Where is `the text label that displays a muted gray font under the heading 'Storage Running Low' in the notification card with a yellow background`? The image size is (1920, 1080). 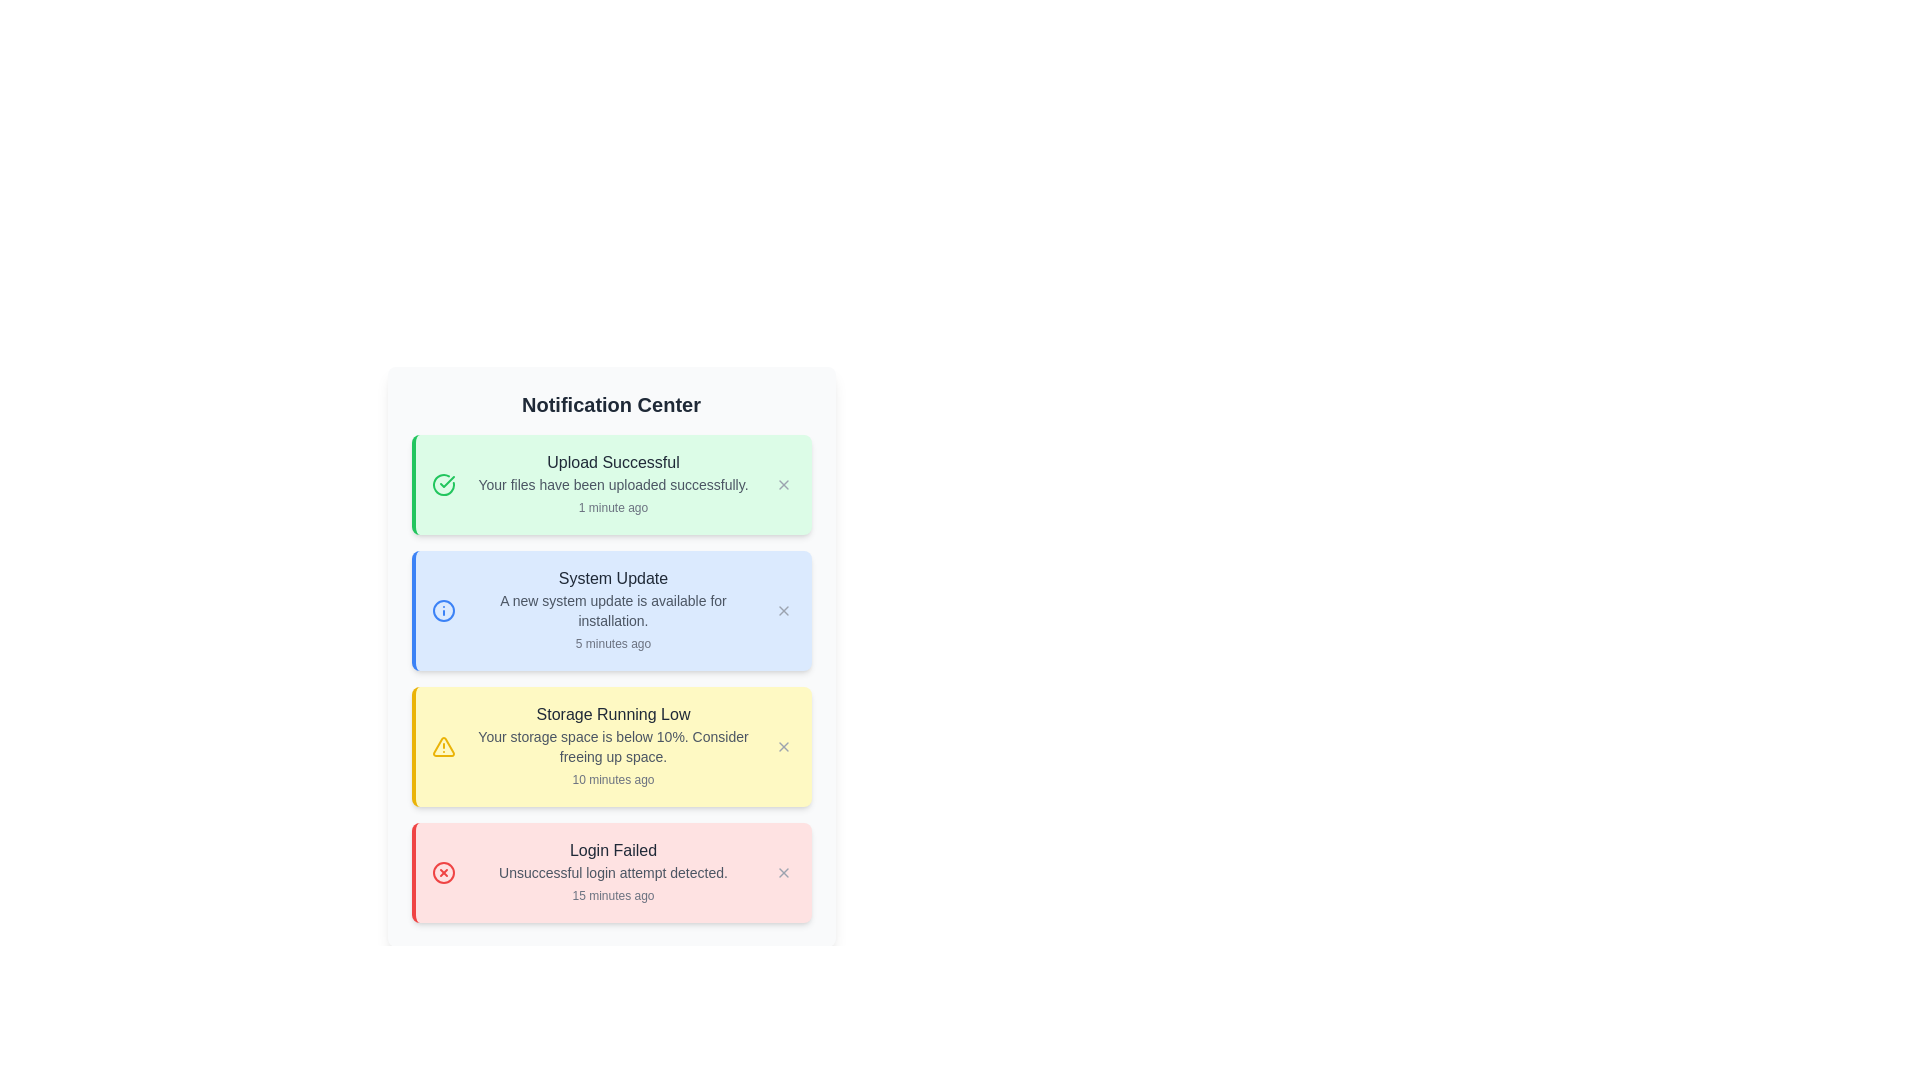 the text label that displays a muted gray font under the heading 'Storage Running Low' in the notification card with a yellow background is located at coordinates (612, 747).